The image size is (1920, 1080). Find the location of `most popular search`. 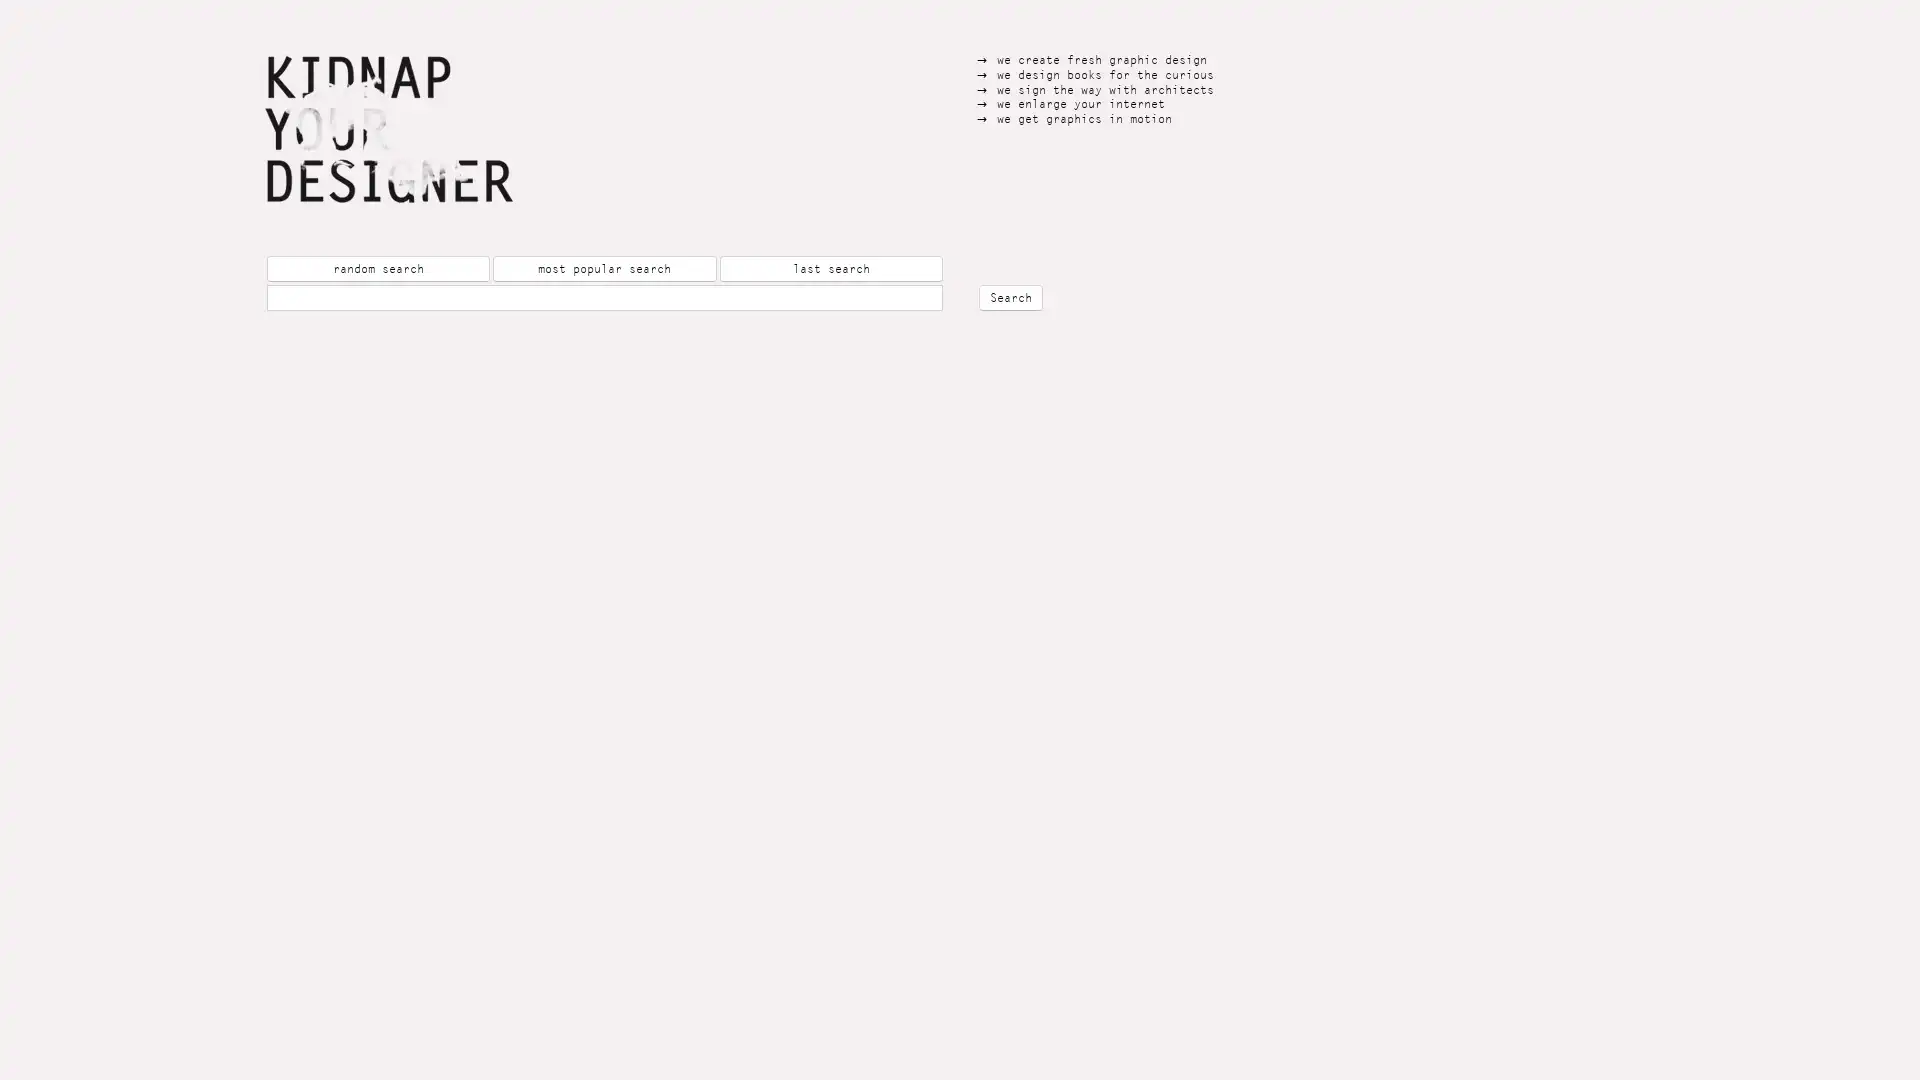

most popular search is located at coordinates (603, 268).